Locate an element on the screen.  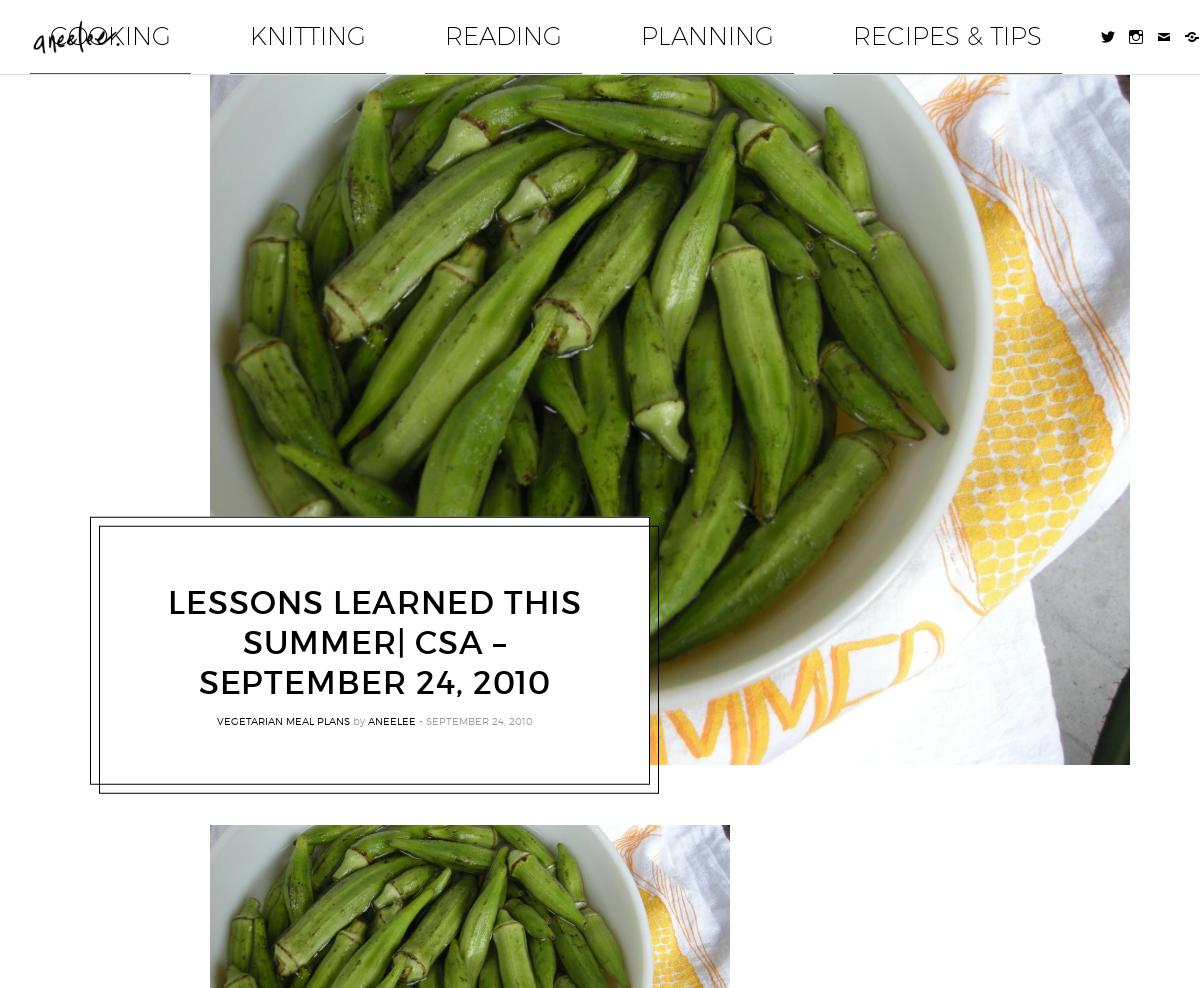
'vegetarian meal plans' is located at coordinates (282, 706).